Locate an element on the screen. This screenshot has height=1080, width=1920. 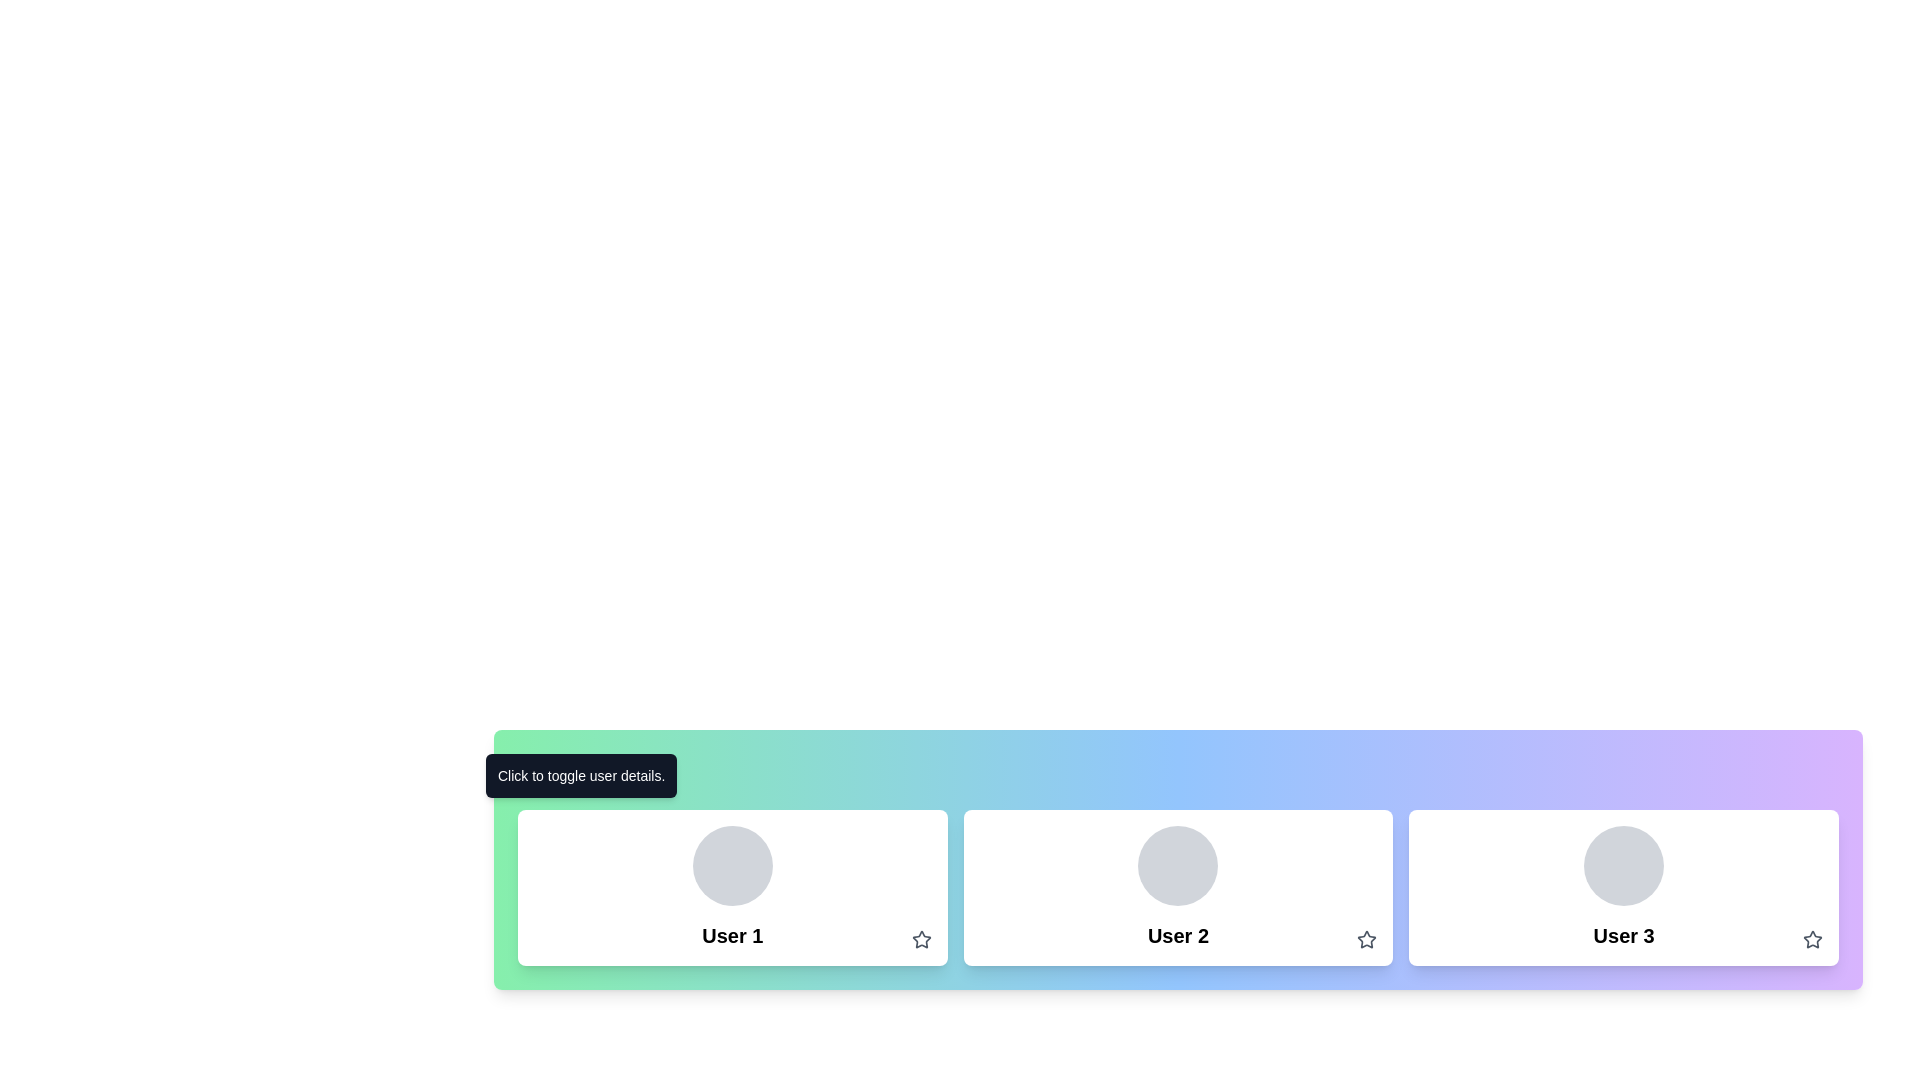
text label displaying 'User 2' located in the middle slot of the card beneath the circular avatar is located at coordinates (1178, 936).